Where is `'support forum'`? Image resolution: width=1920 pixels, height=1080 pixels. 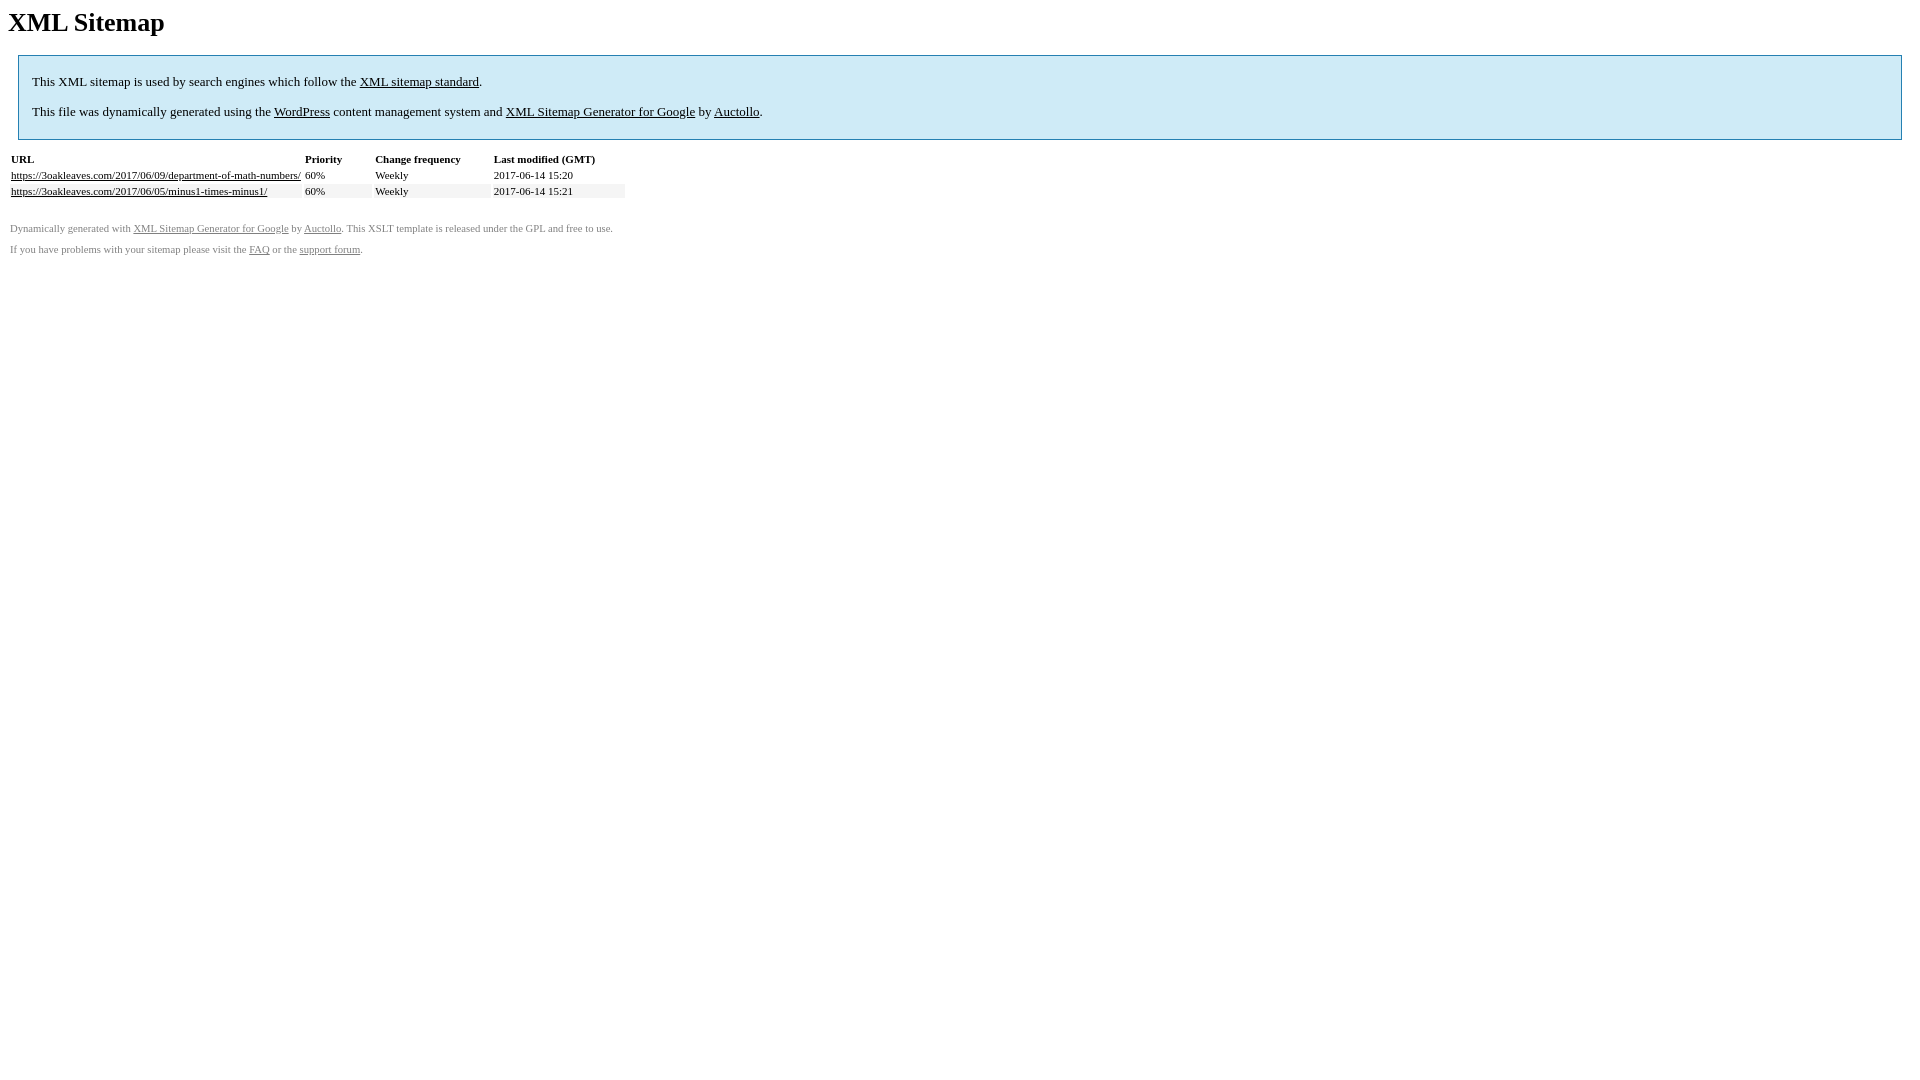 'support forum' is located at coordinates (330, 248).